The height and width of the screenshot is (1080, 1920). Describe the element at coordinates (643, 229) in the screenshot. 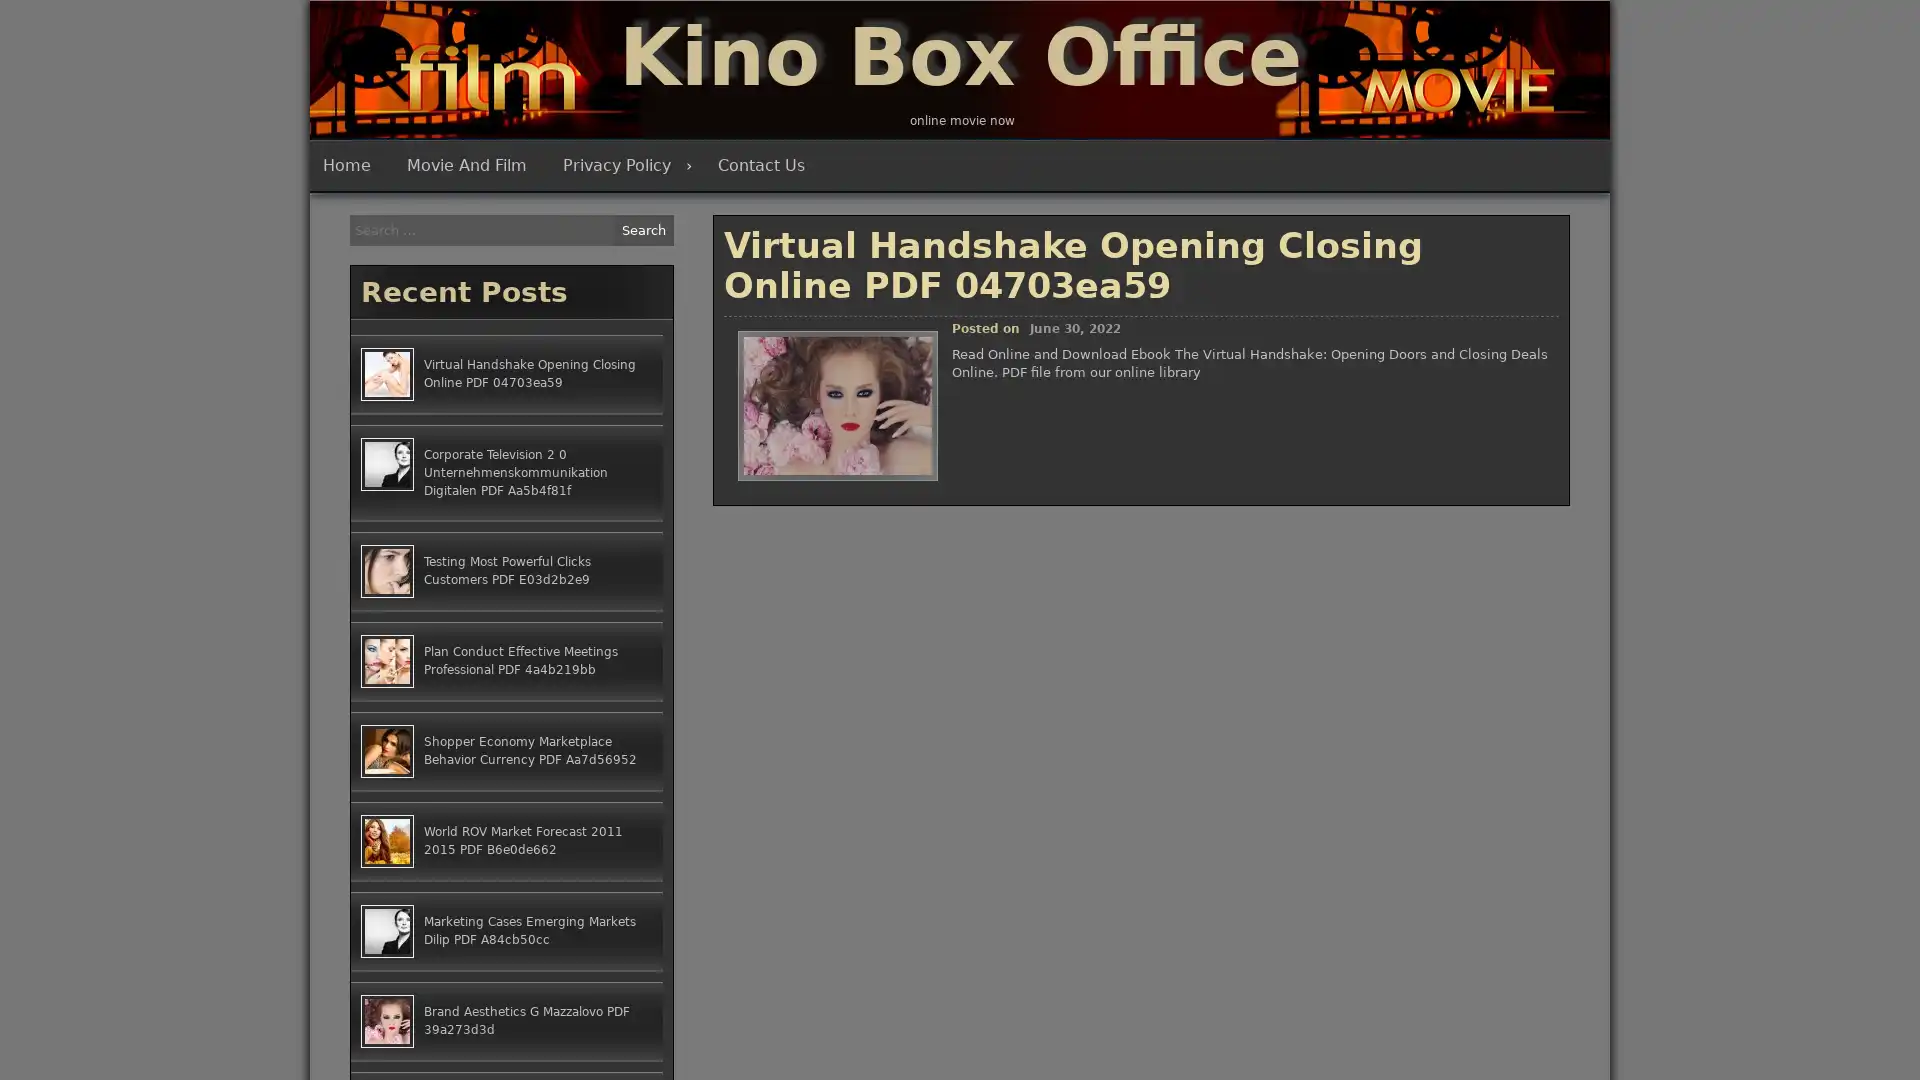

I see `Search` at that location.